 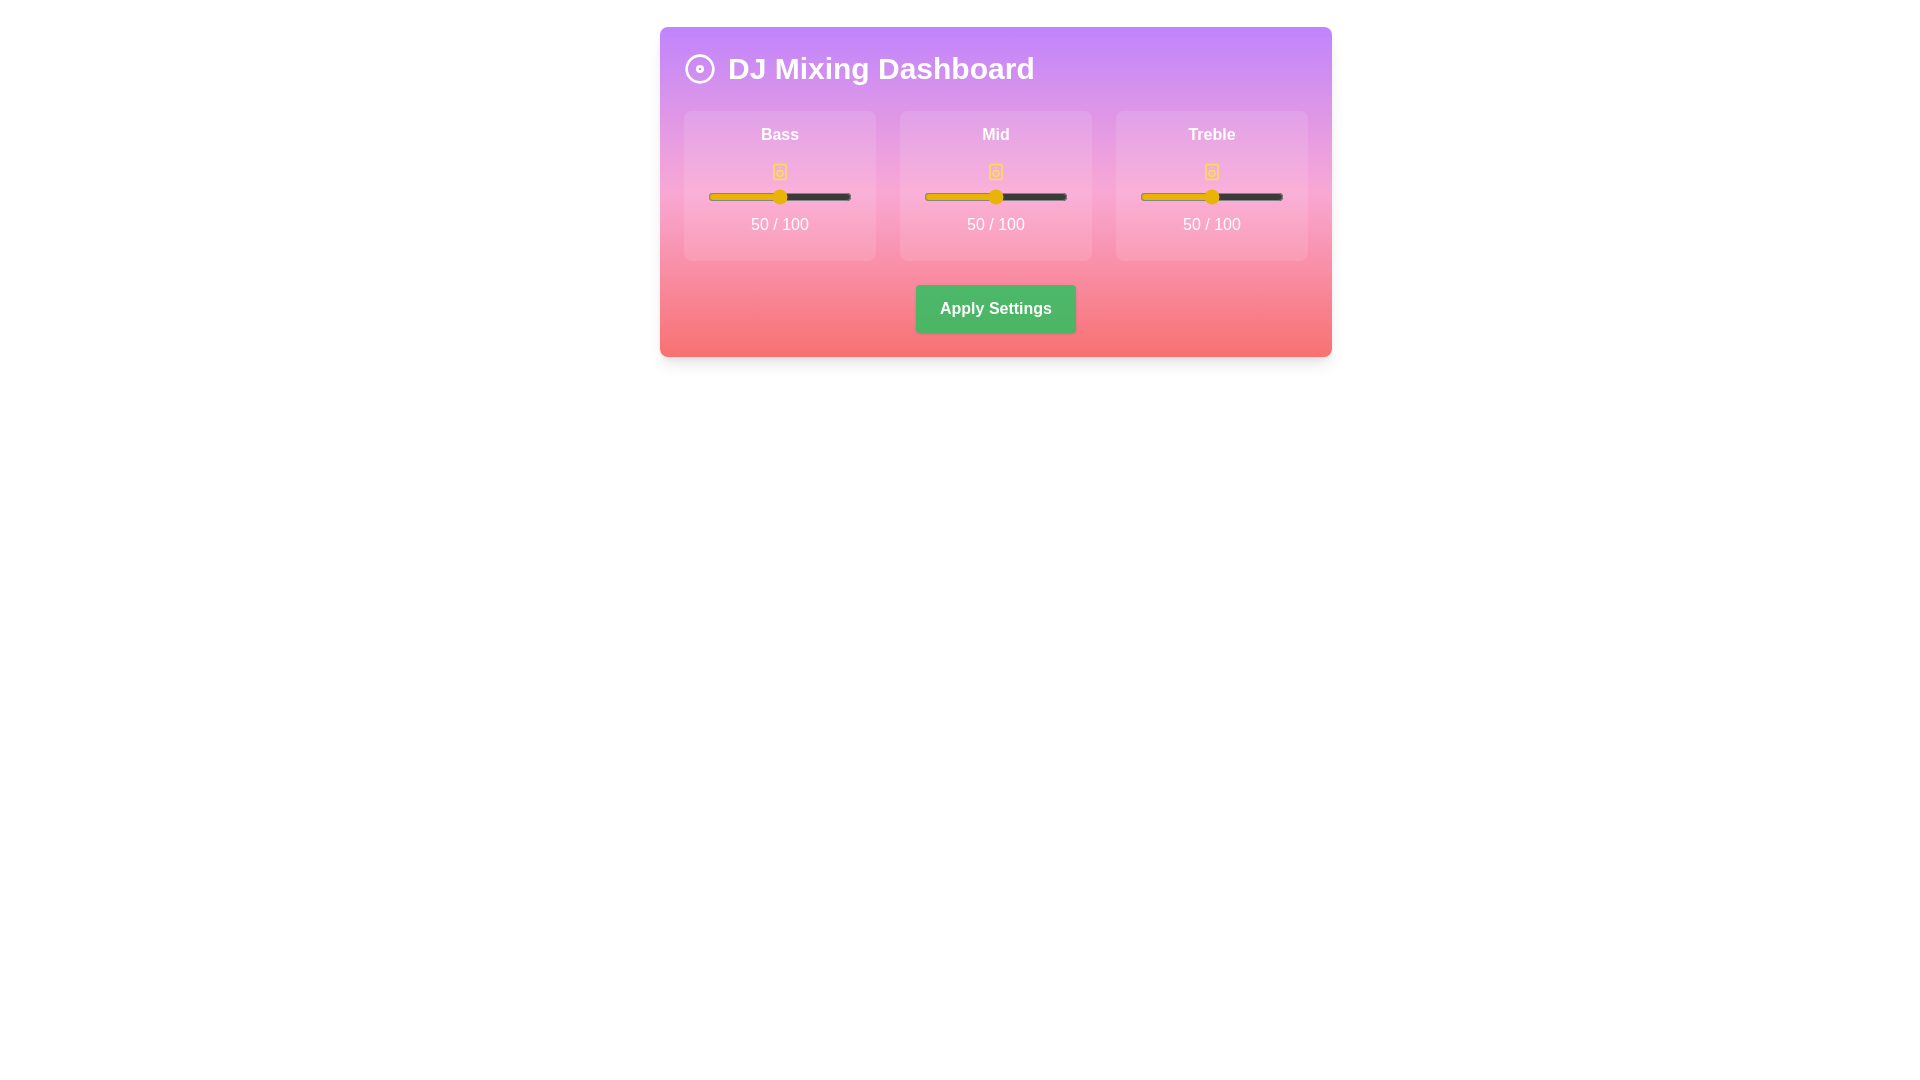 What do you see at coordinates (773, 196) in the screenshot?
I see `the bass slider to set its value to 46` at bounding box center [773, 196].